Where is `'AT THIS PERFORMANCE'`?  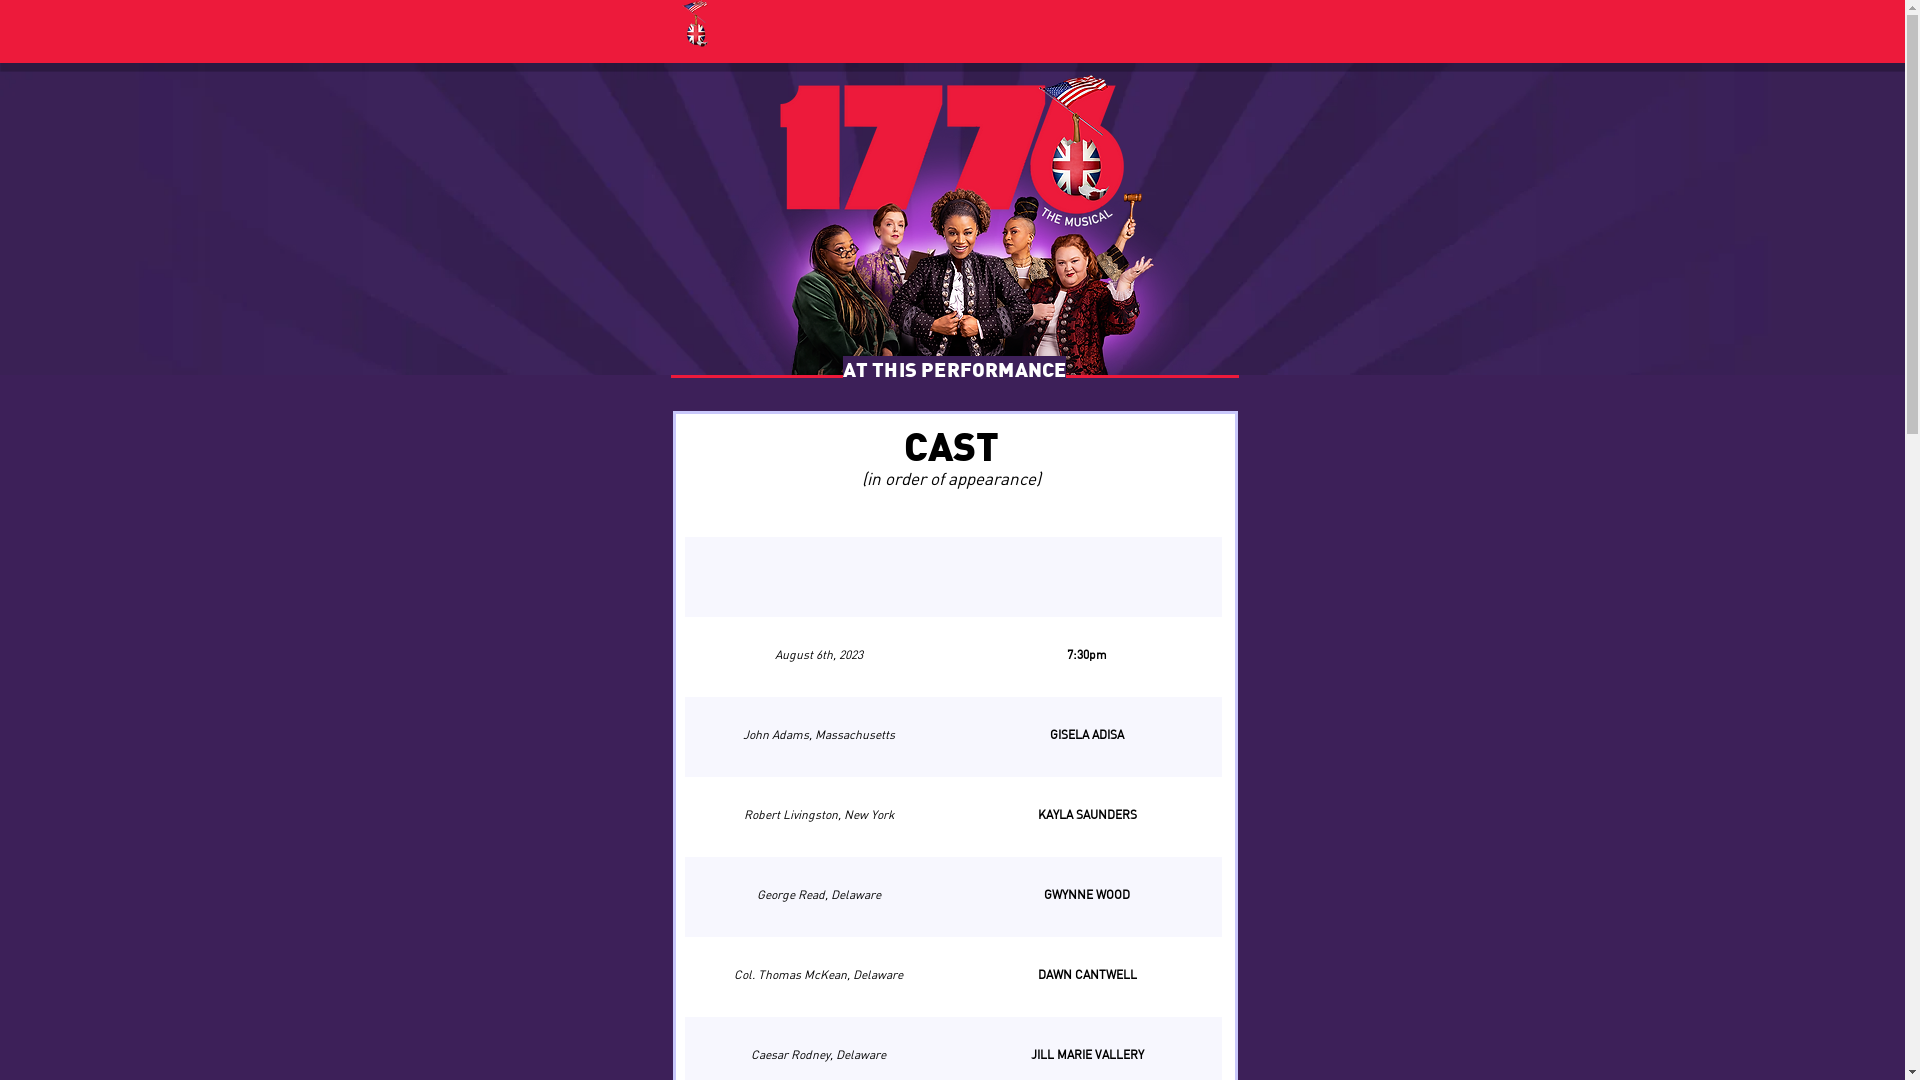 'AT THIS PERFORMANCE' is located at coordinates (954, 368).